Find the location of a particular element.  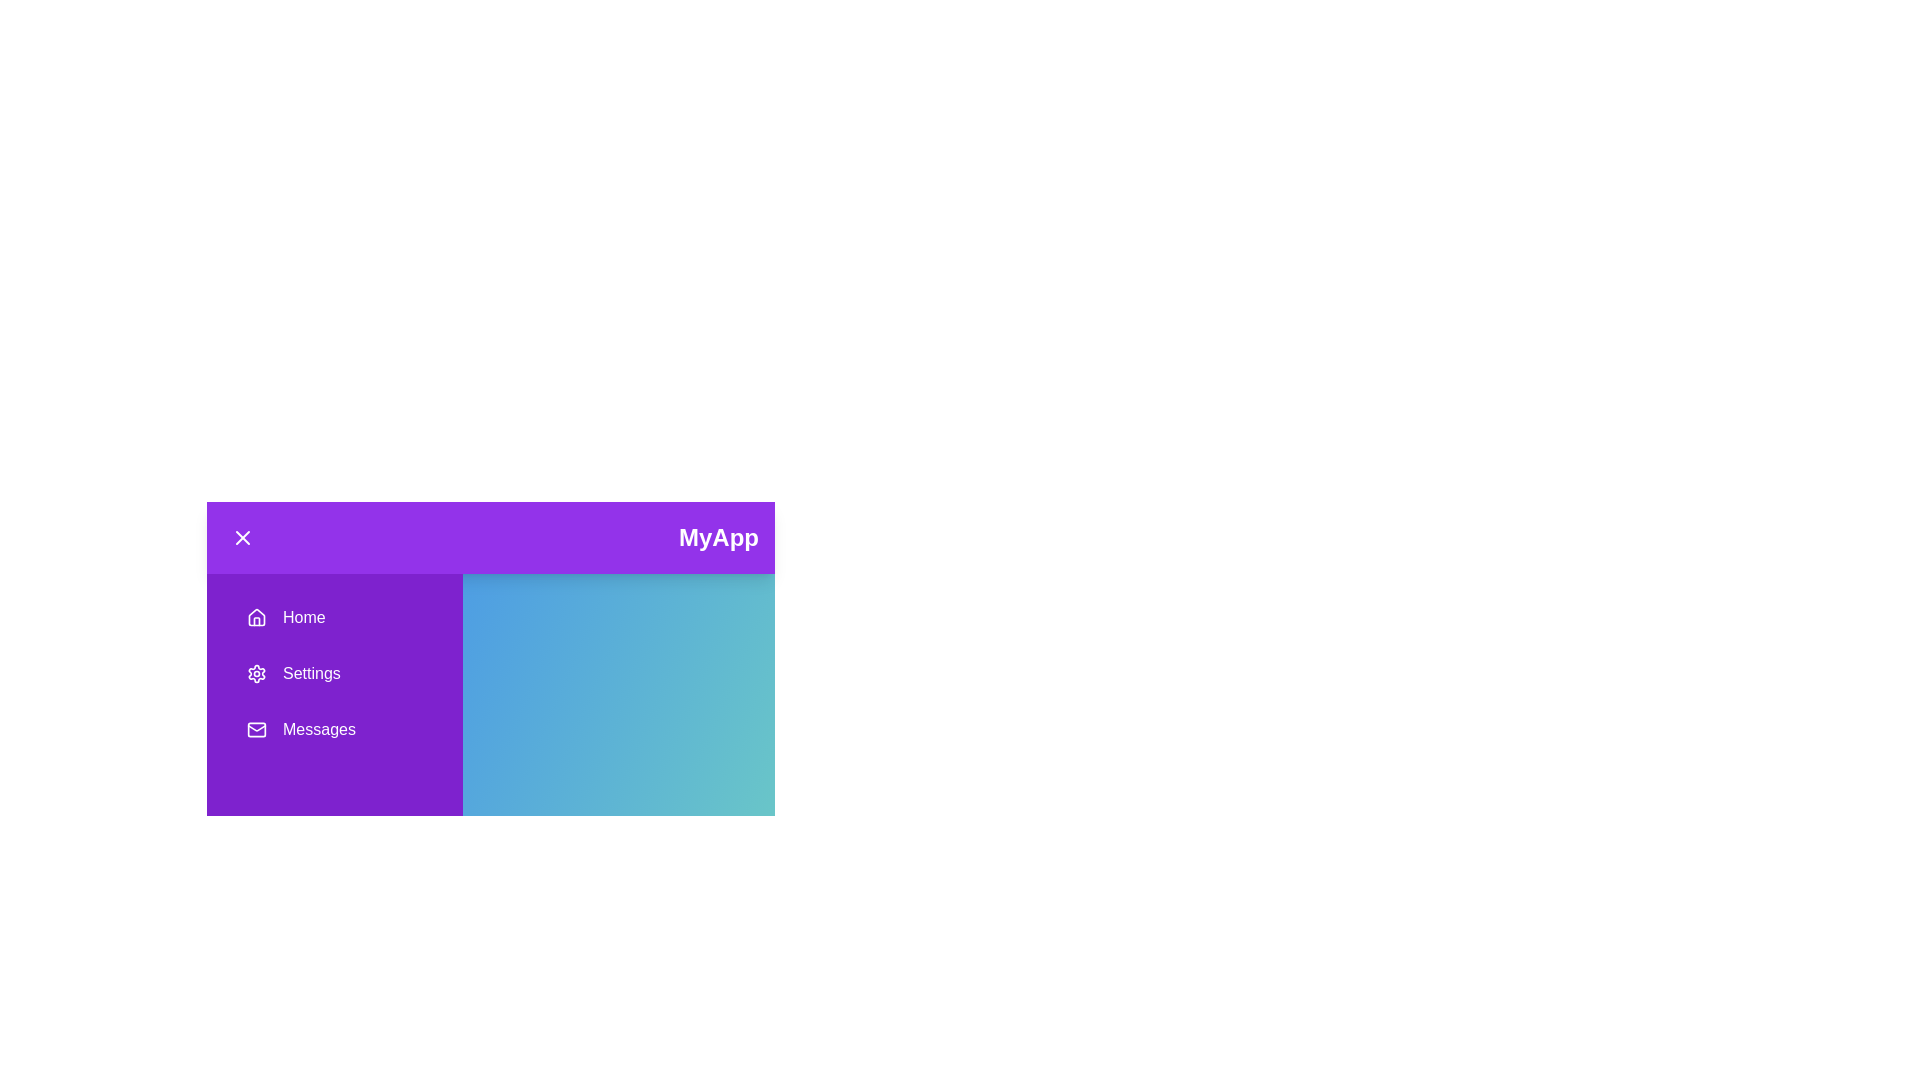

the 'Settings' option in the navigation menu is located at coordinates (335, 674).